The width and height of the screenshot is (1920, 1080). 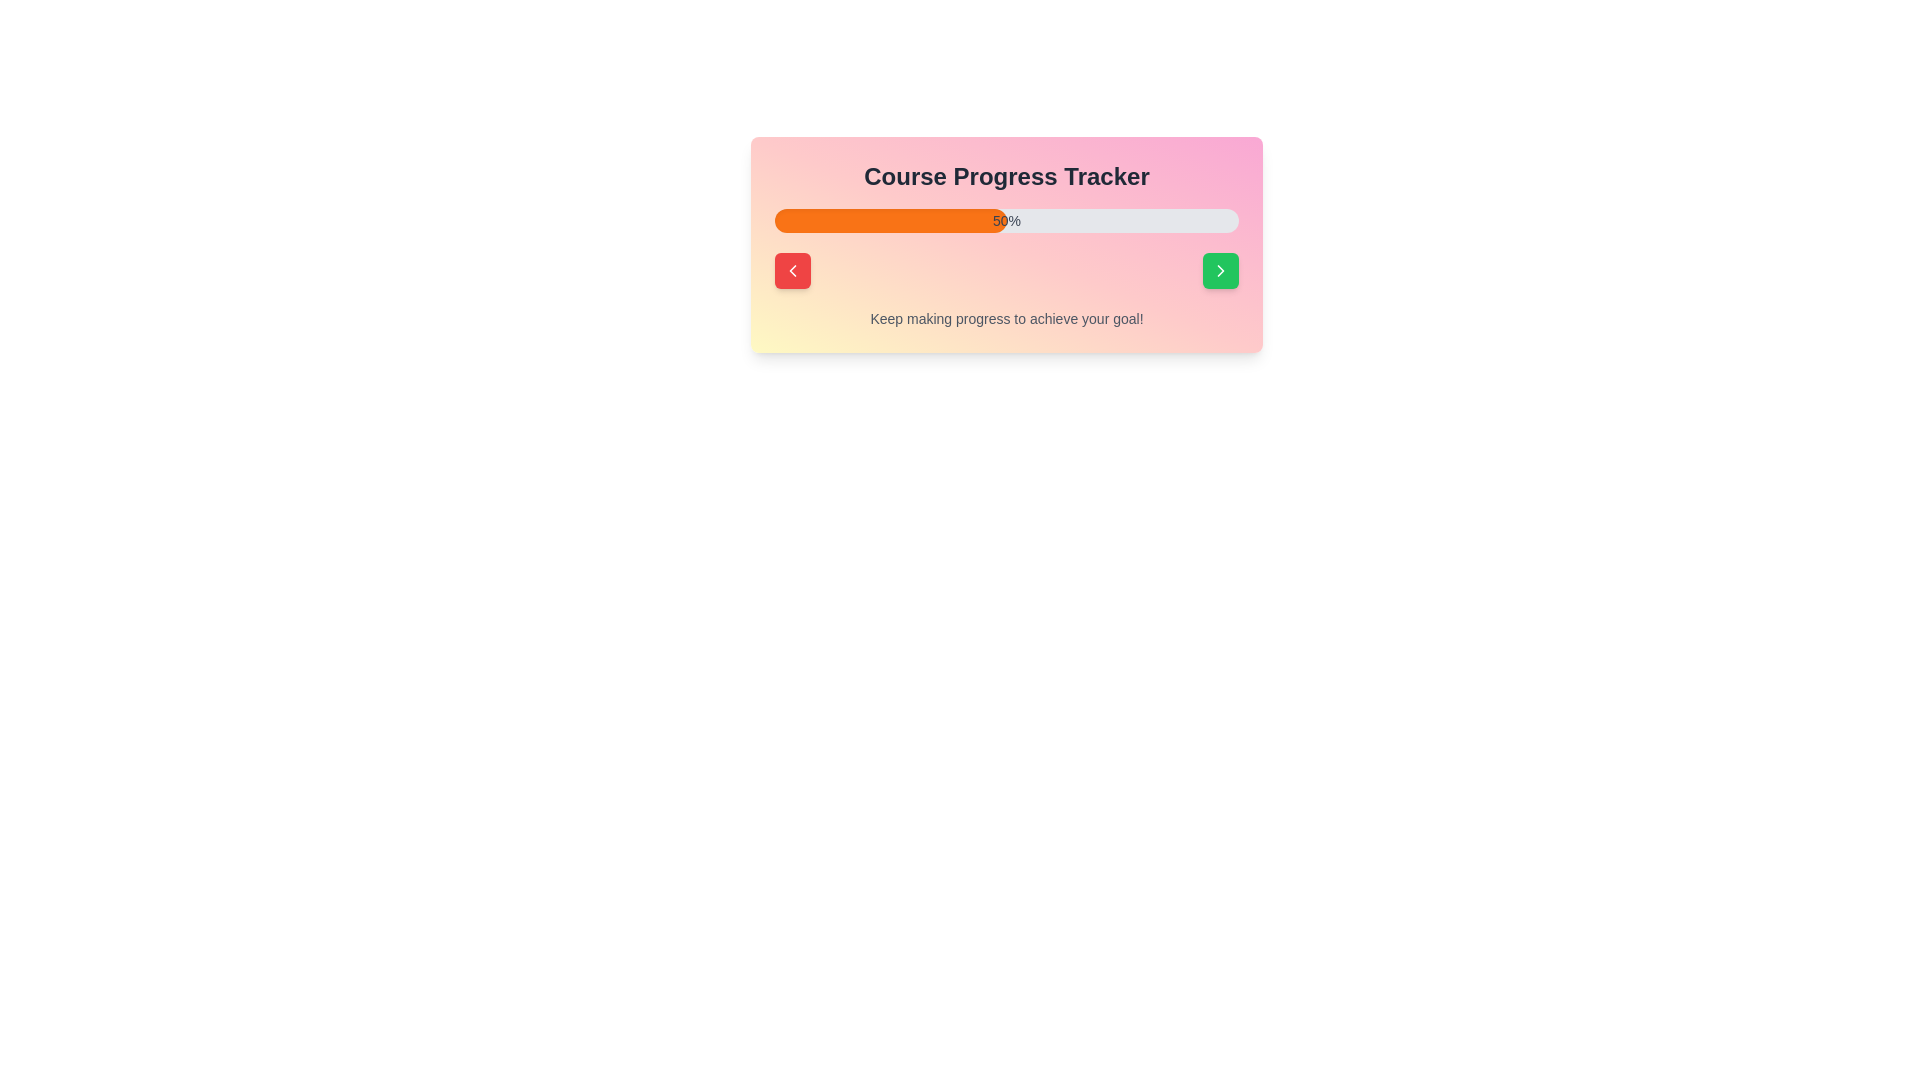 What do you see at coordinates (1219, 270) in the screenshot?
I see `the small right-facing chevron icon located within the green rectangular button` at bounding box center [1219, 270].